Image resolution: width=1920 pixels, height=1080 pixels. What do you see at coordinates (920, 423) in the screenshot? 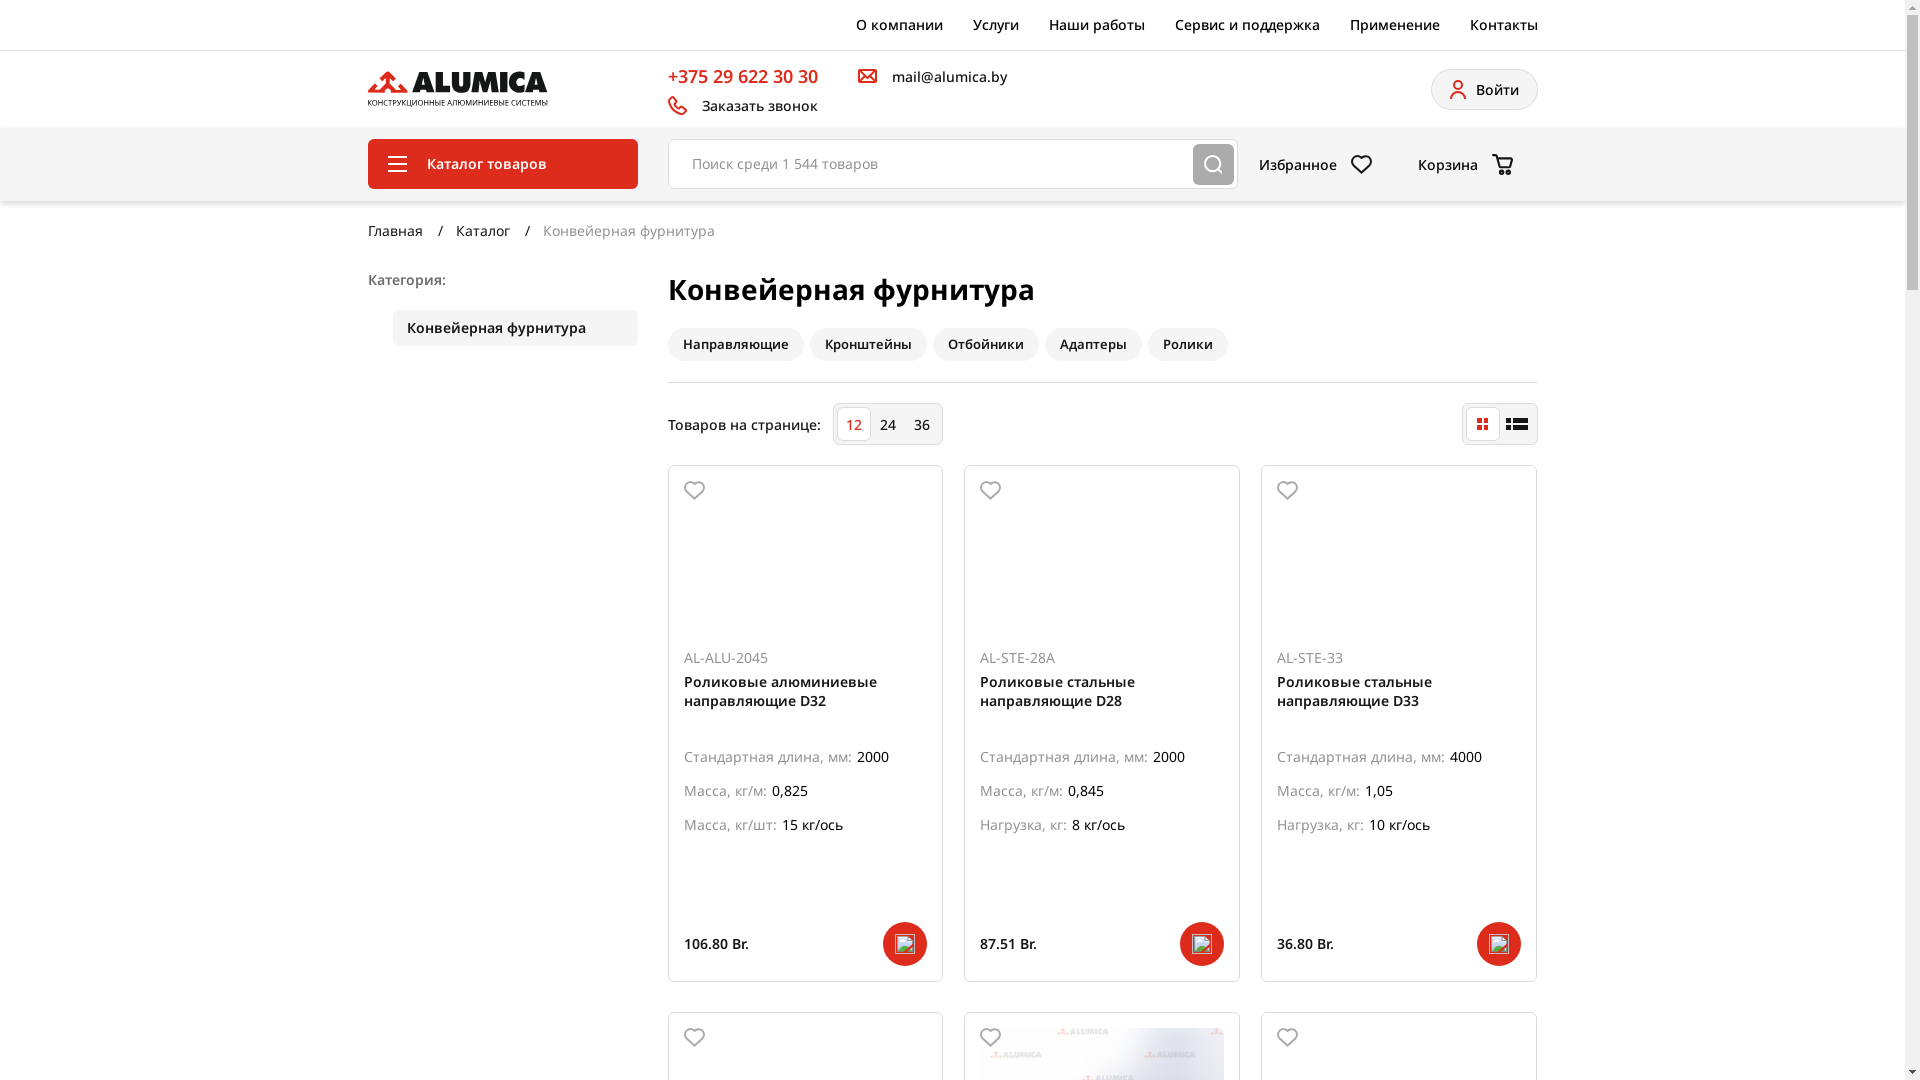
I see `'36'` at bounding box center [920, 423].